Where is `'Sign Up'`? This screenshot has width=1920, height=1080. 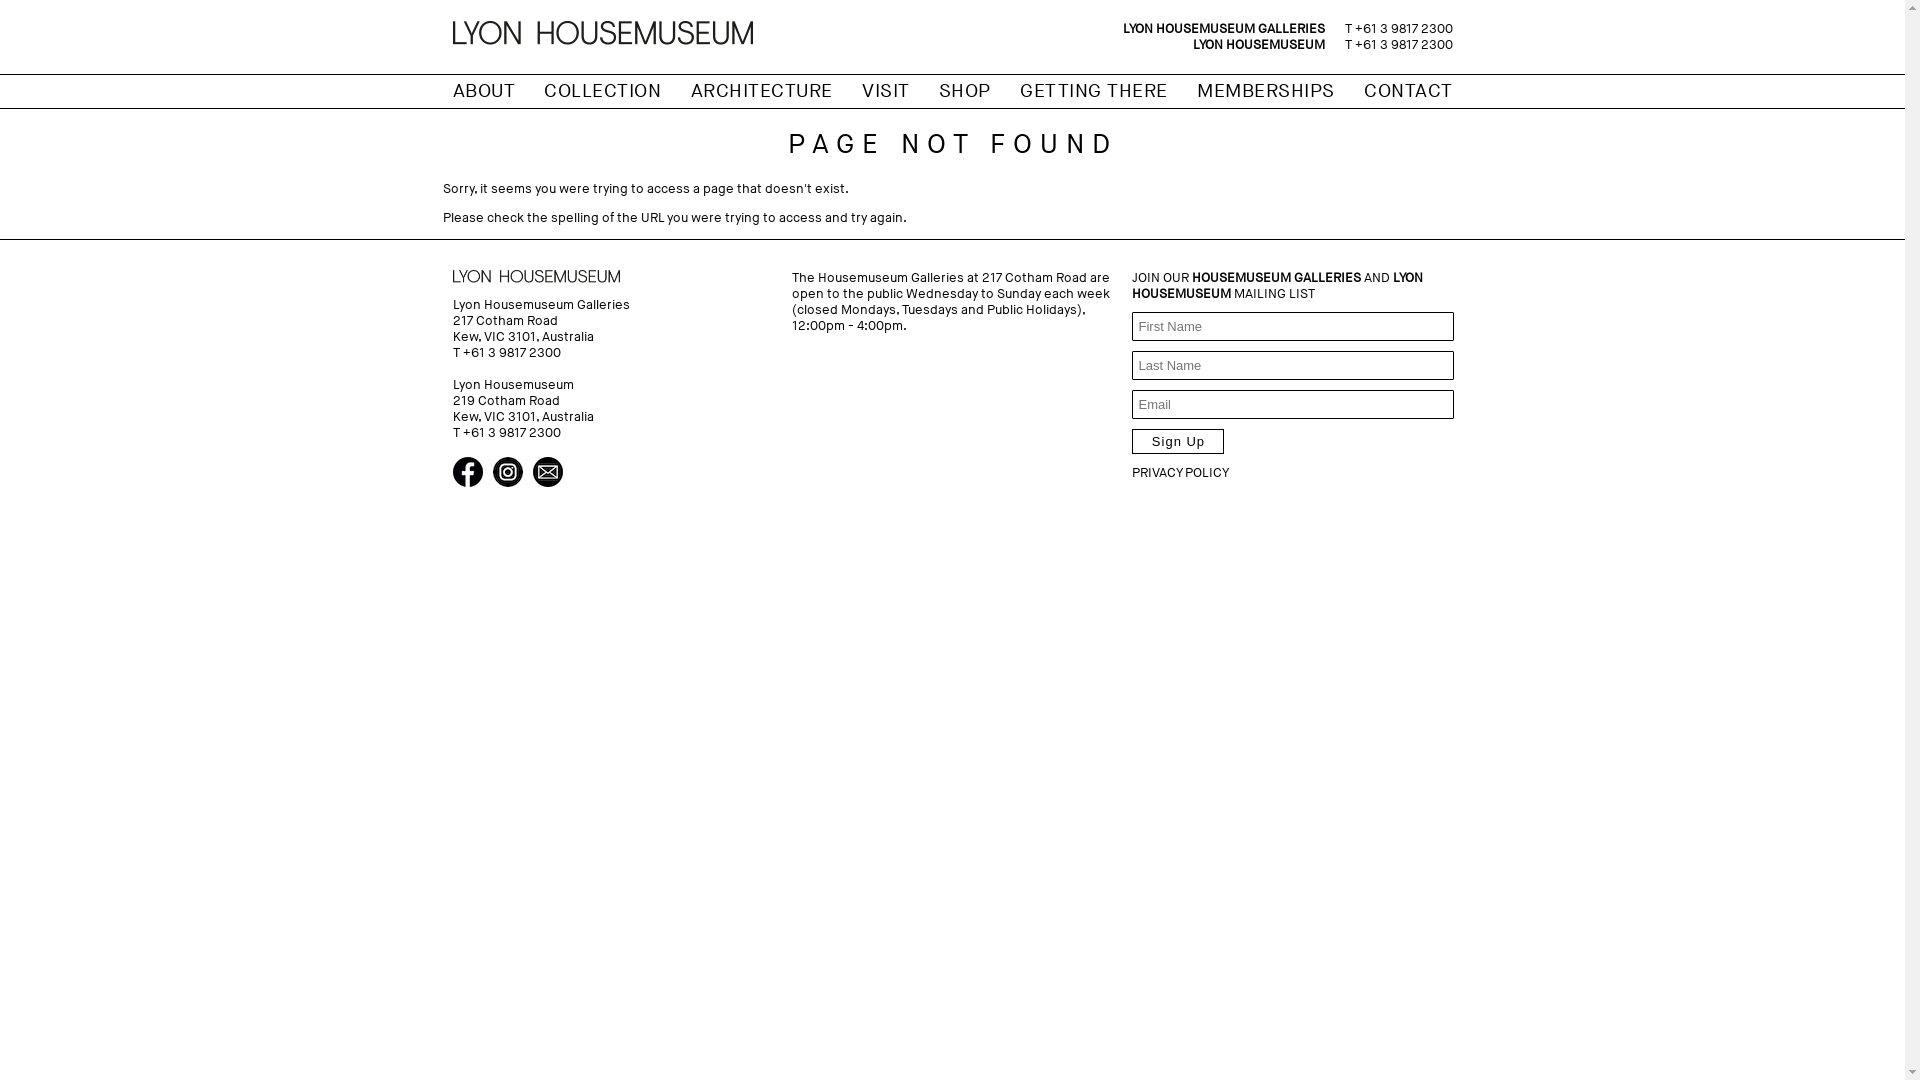 'Sign Up' is located at coordinates (1132, 440).